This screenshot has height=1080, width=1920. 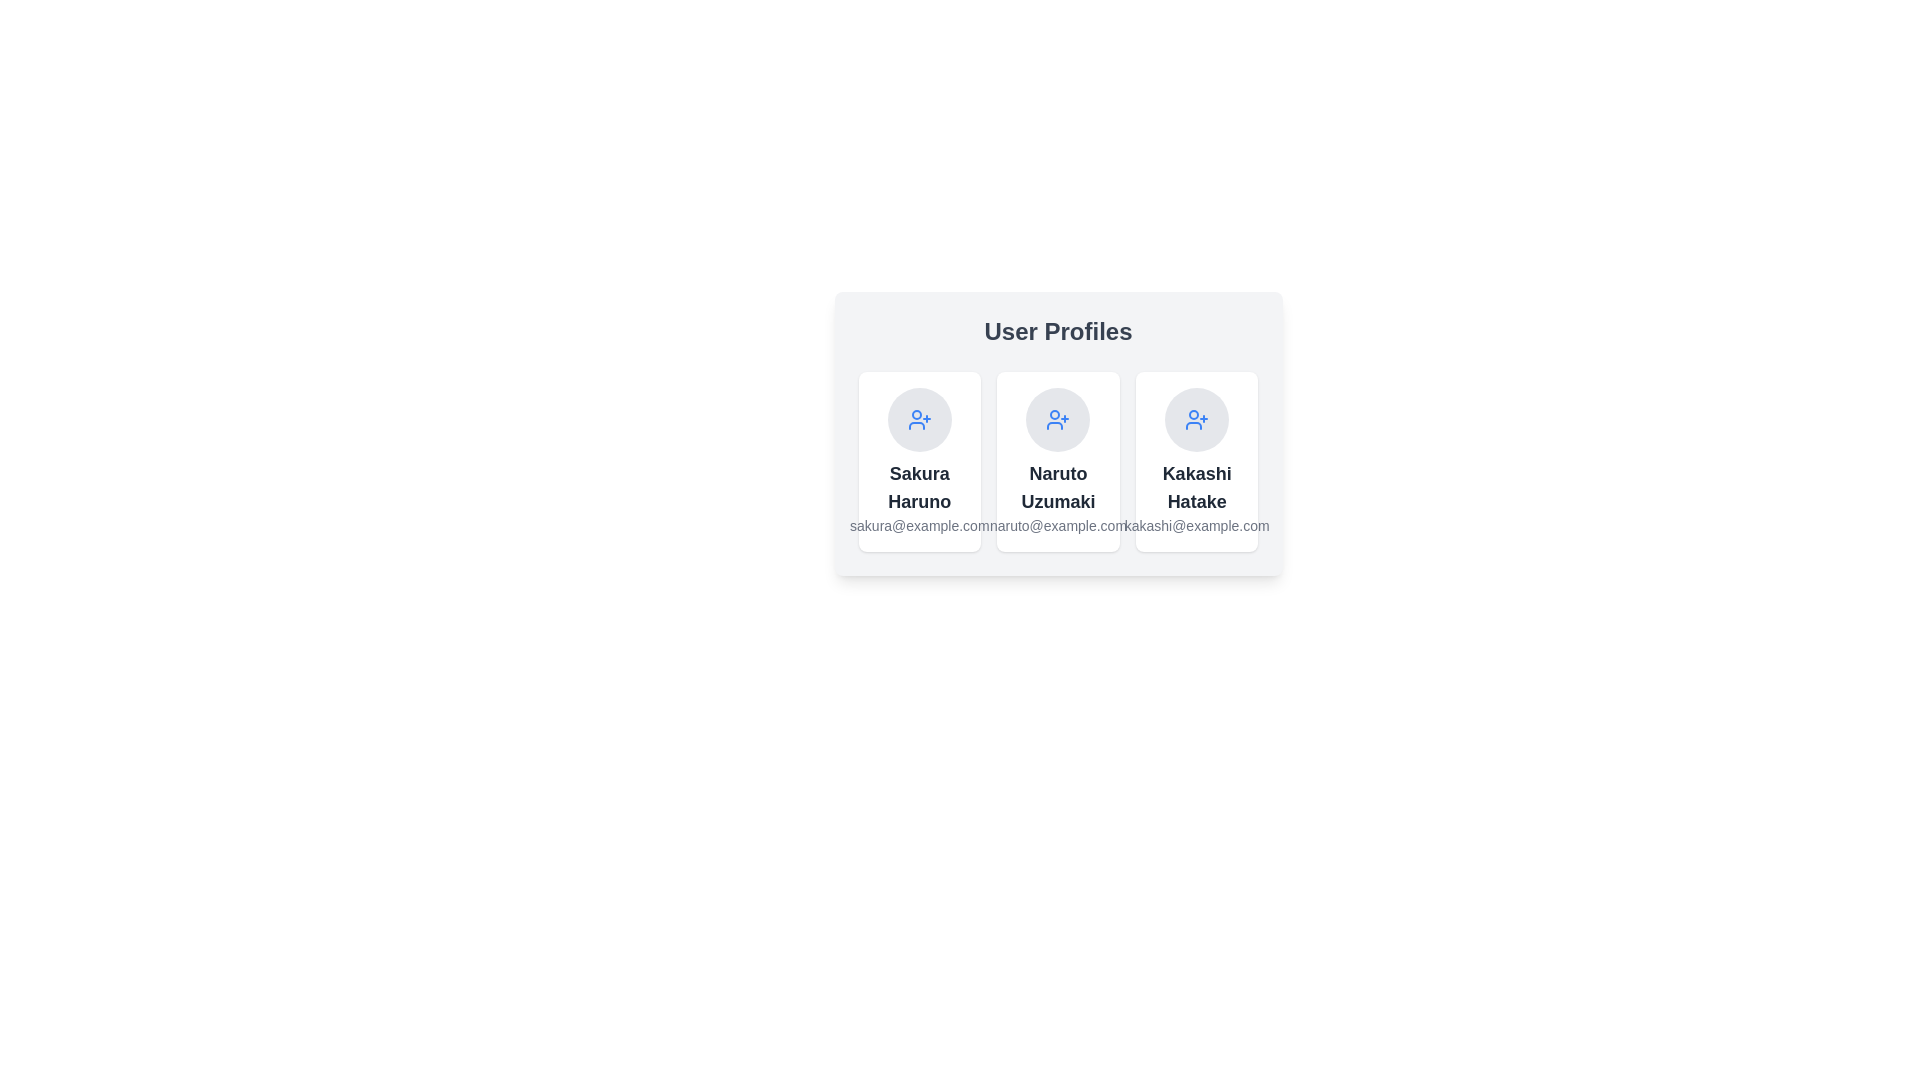 I want to click on displayed name from the text label located in the third profile card, positioned below the avatar icon and above the email address 'kakashi@example.com', so click(x=1197, y=488).